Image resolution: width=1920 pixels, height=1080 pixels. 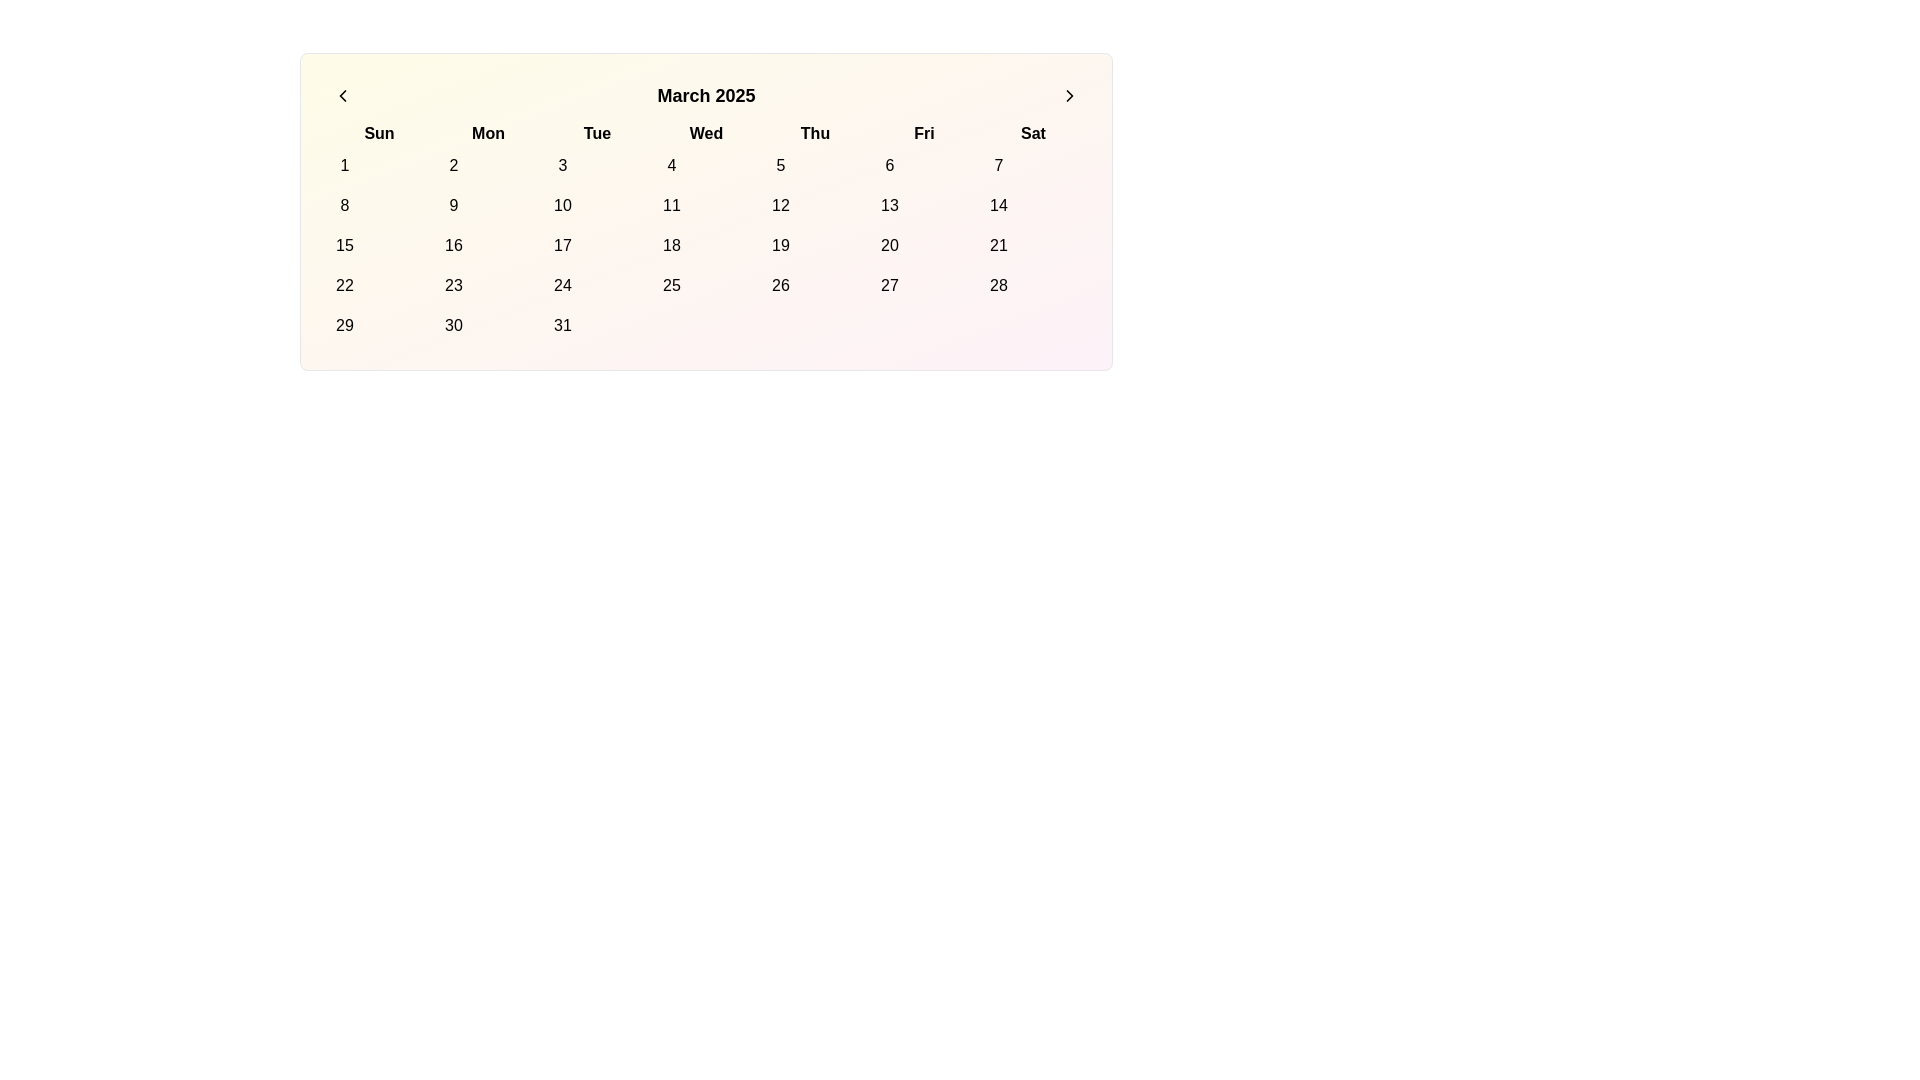 What do you see at coordinates (672, 245) in the screenshot?
I see `the circular button labeled '18' in the calendar grid located in the fourth column and third row under 'Wed'` at bounding box center [672, 245].